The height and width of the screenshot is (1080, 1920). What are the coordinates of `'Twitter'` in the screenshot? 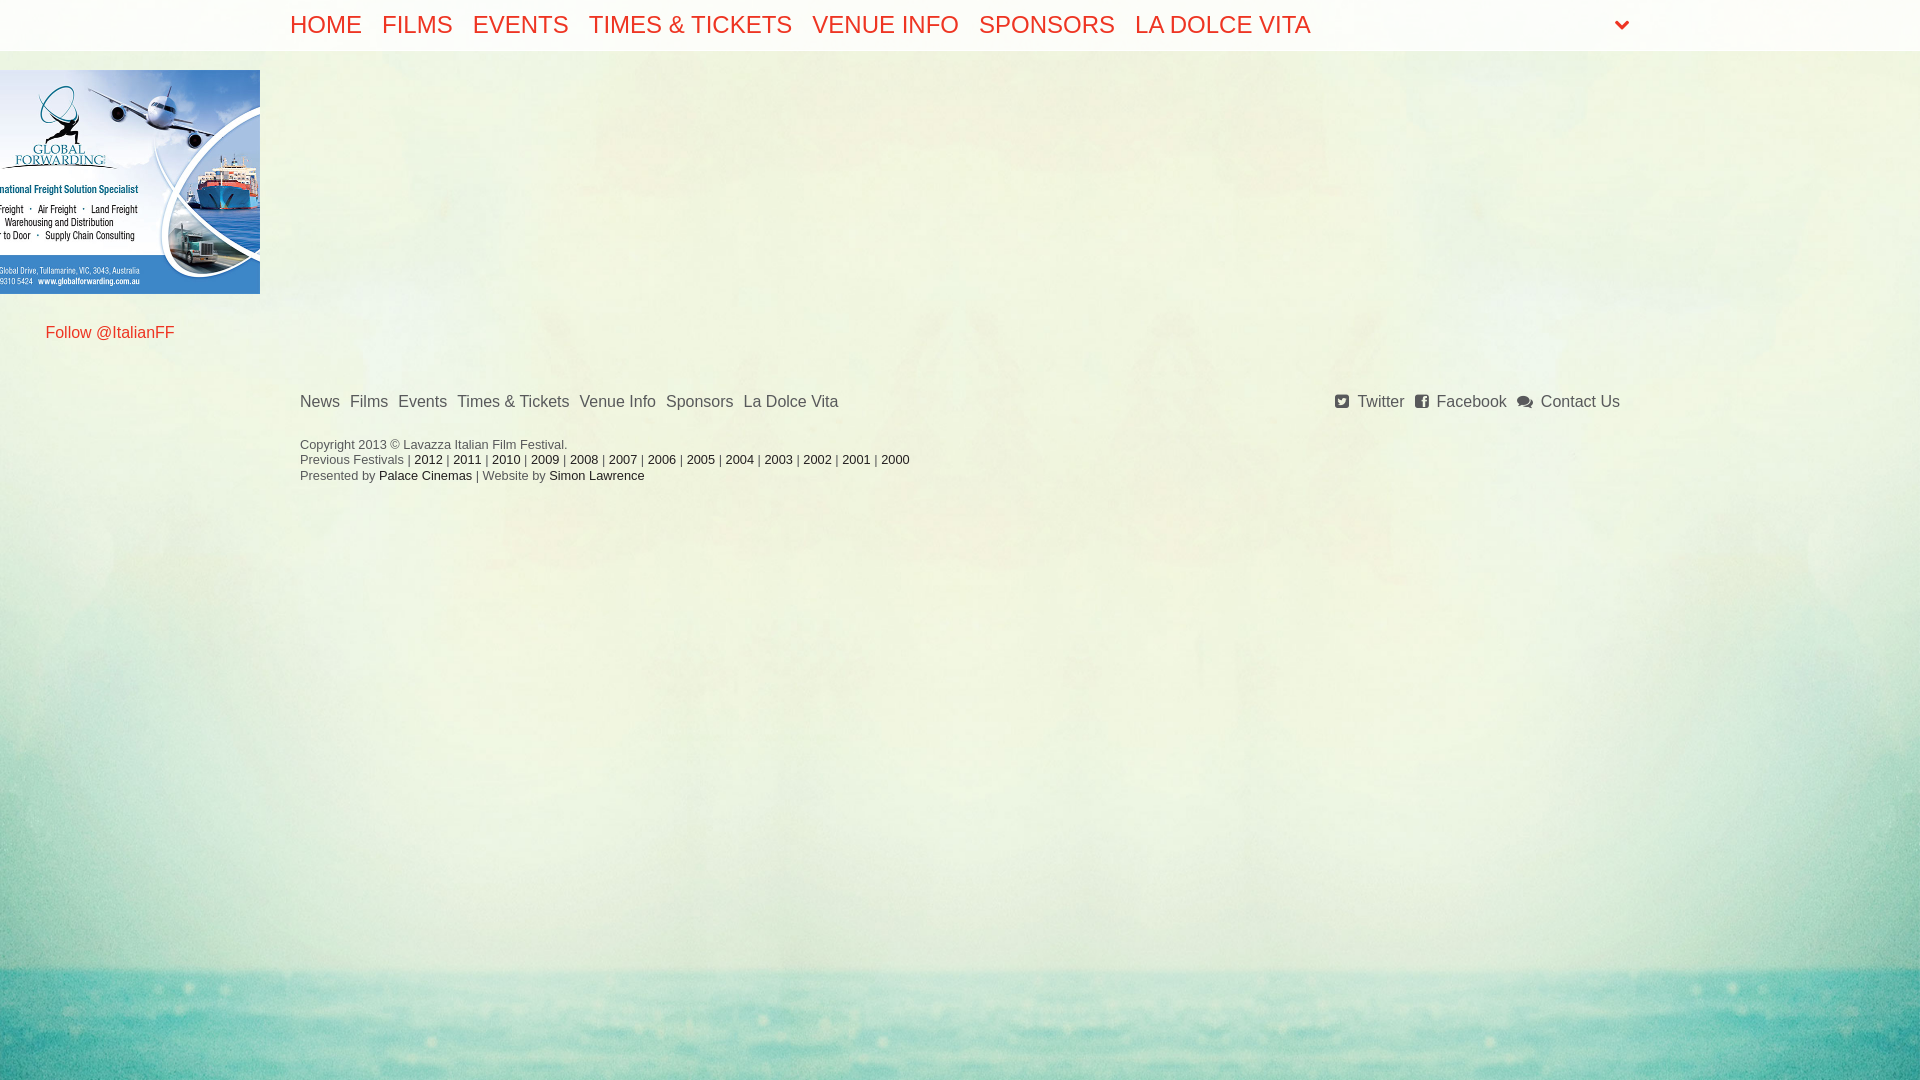 It's located at (1334, 402).